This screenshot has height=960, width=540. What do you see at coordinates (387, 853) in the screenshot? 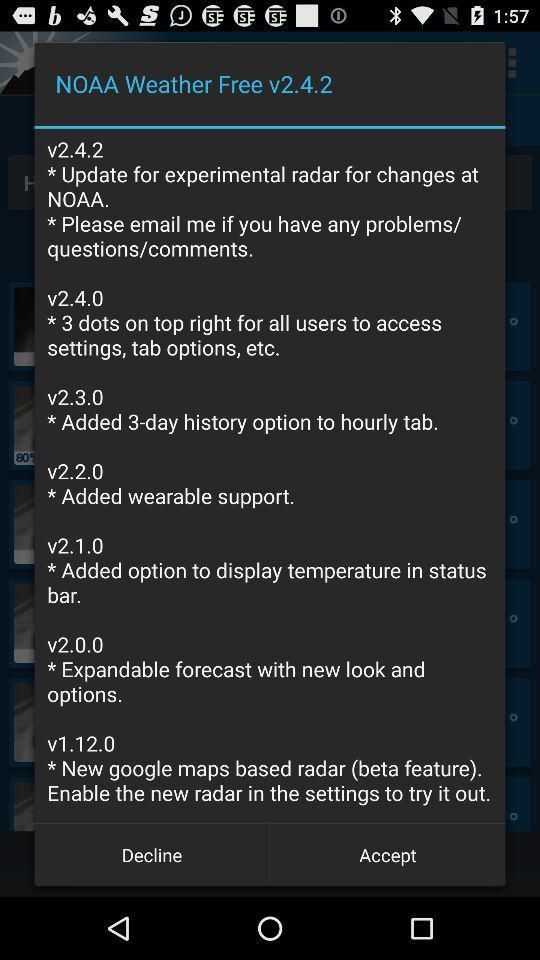
I see `button next to decline button` at bounding box center [387, 853].